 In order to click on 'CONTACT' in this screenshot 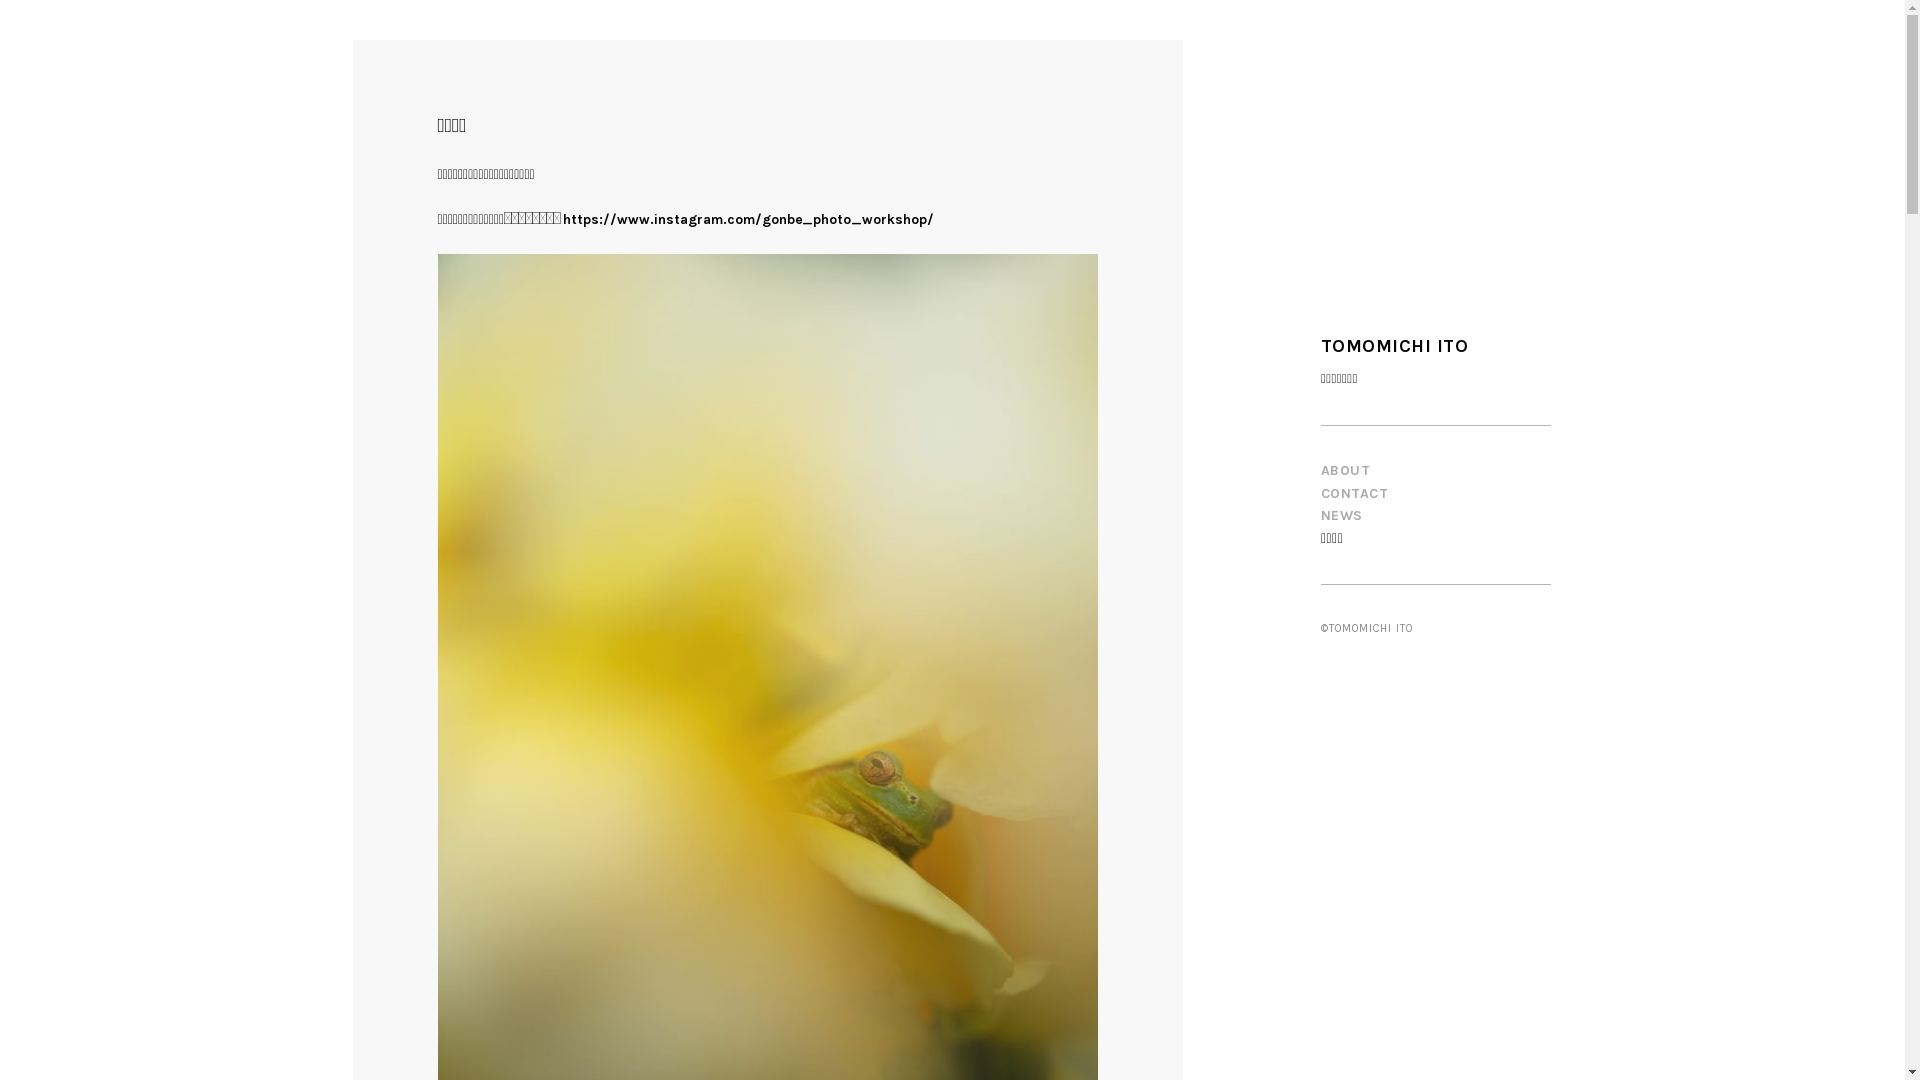, I will do `click(1354, 493)`.